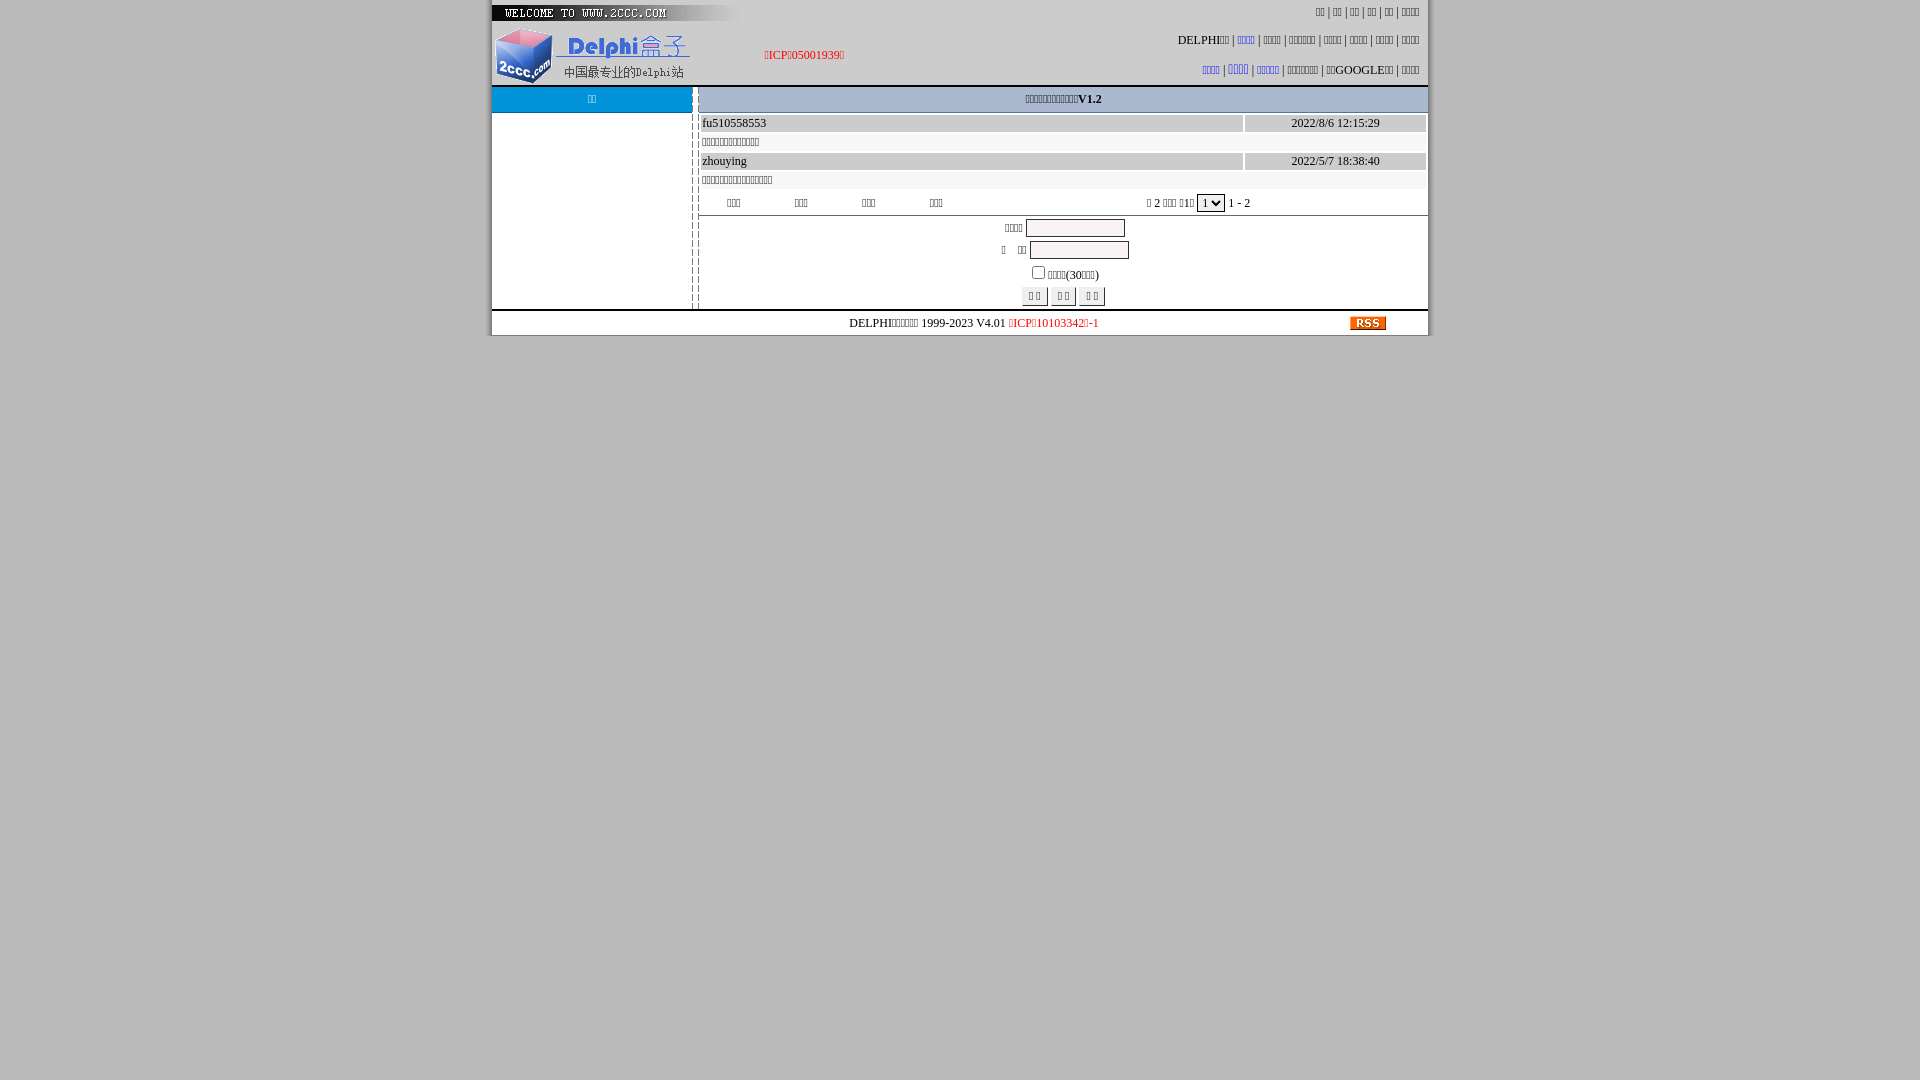  What do you see at coordinates (723, 160) in the screenshot?
I see `'zhouying'` at bounding box center [723, 160].